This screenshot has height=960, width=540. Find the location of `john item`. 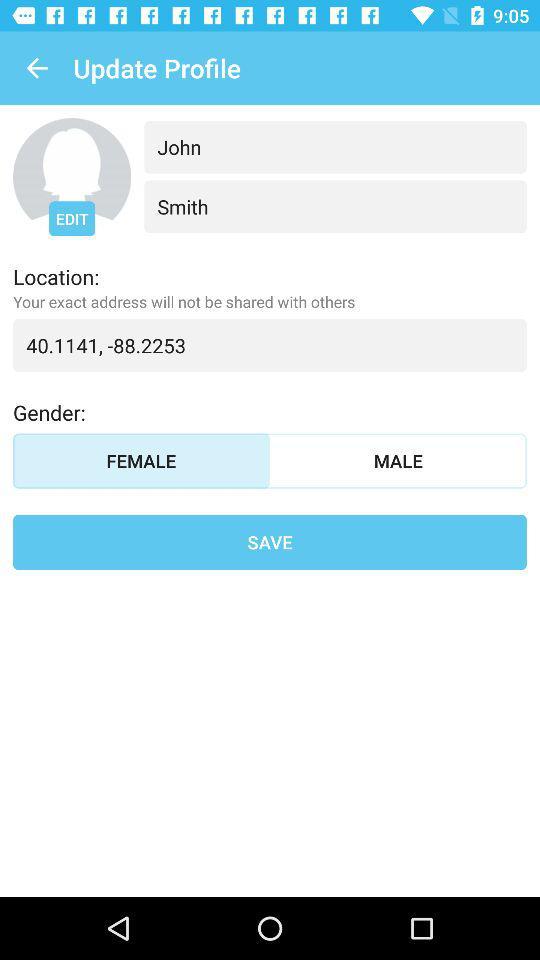

john item is located at coordinates (335, 146).